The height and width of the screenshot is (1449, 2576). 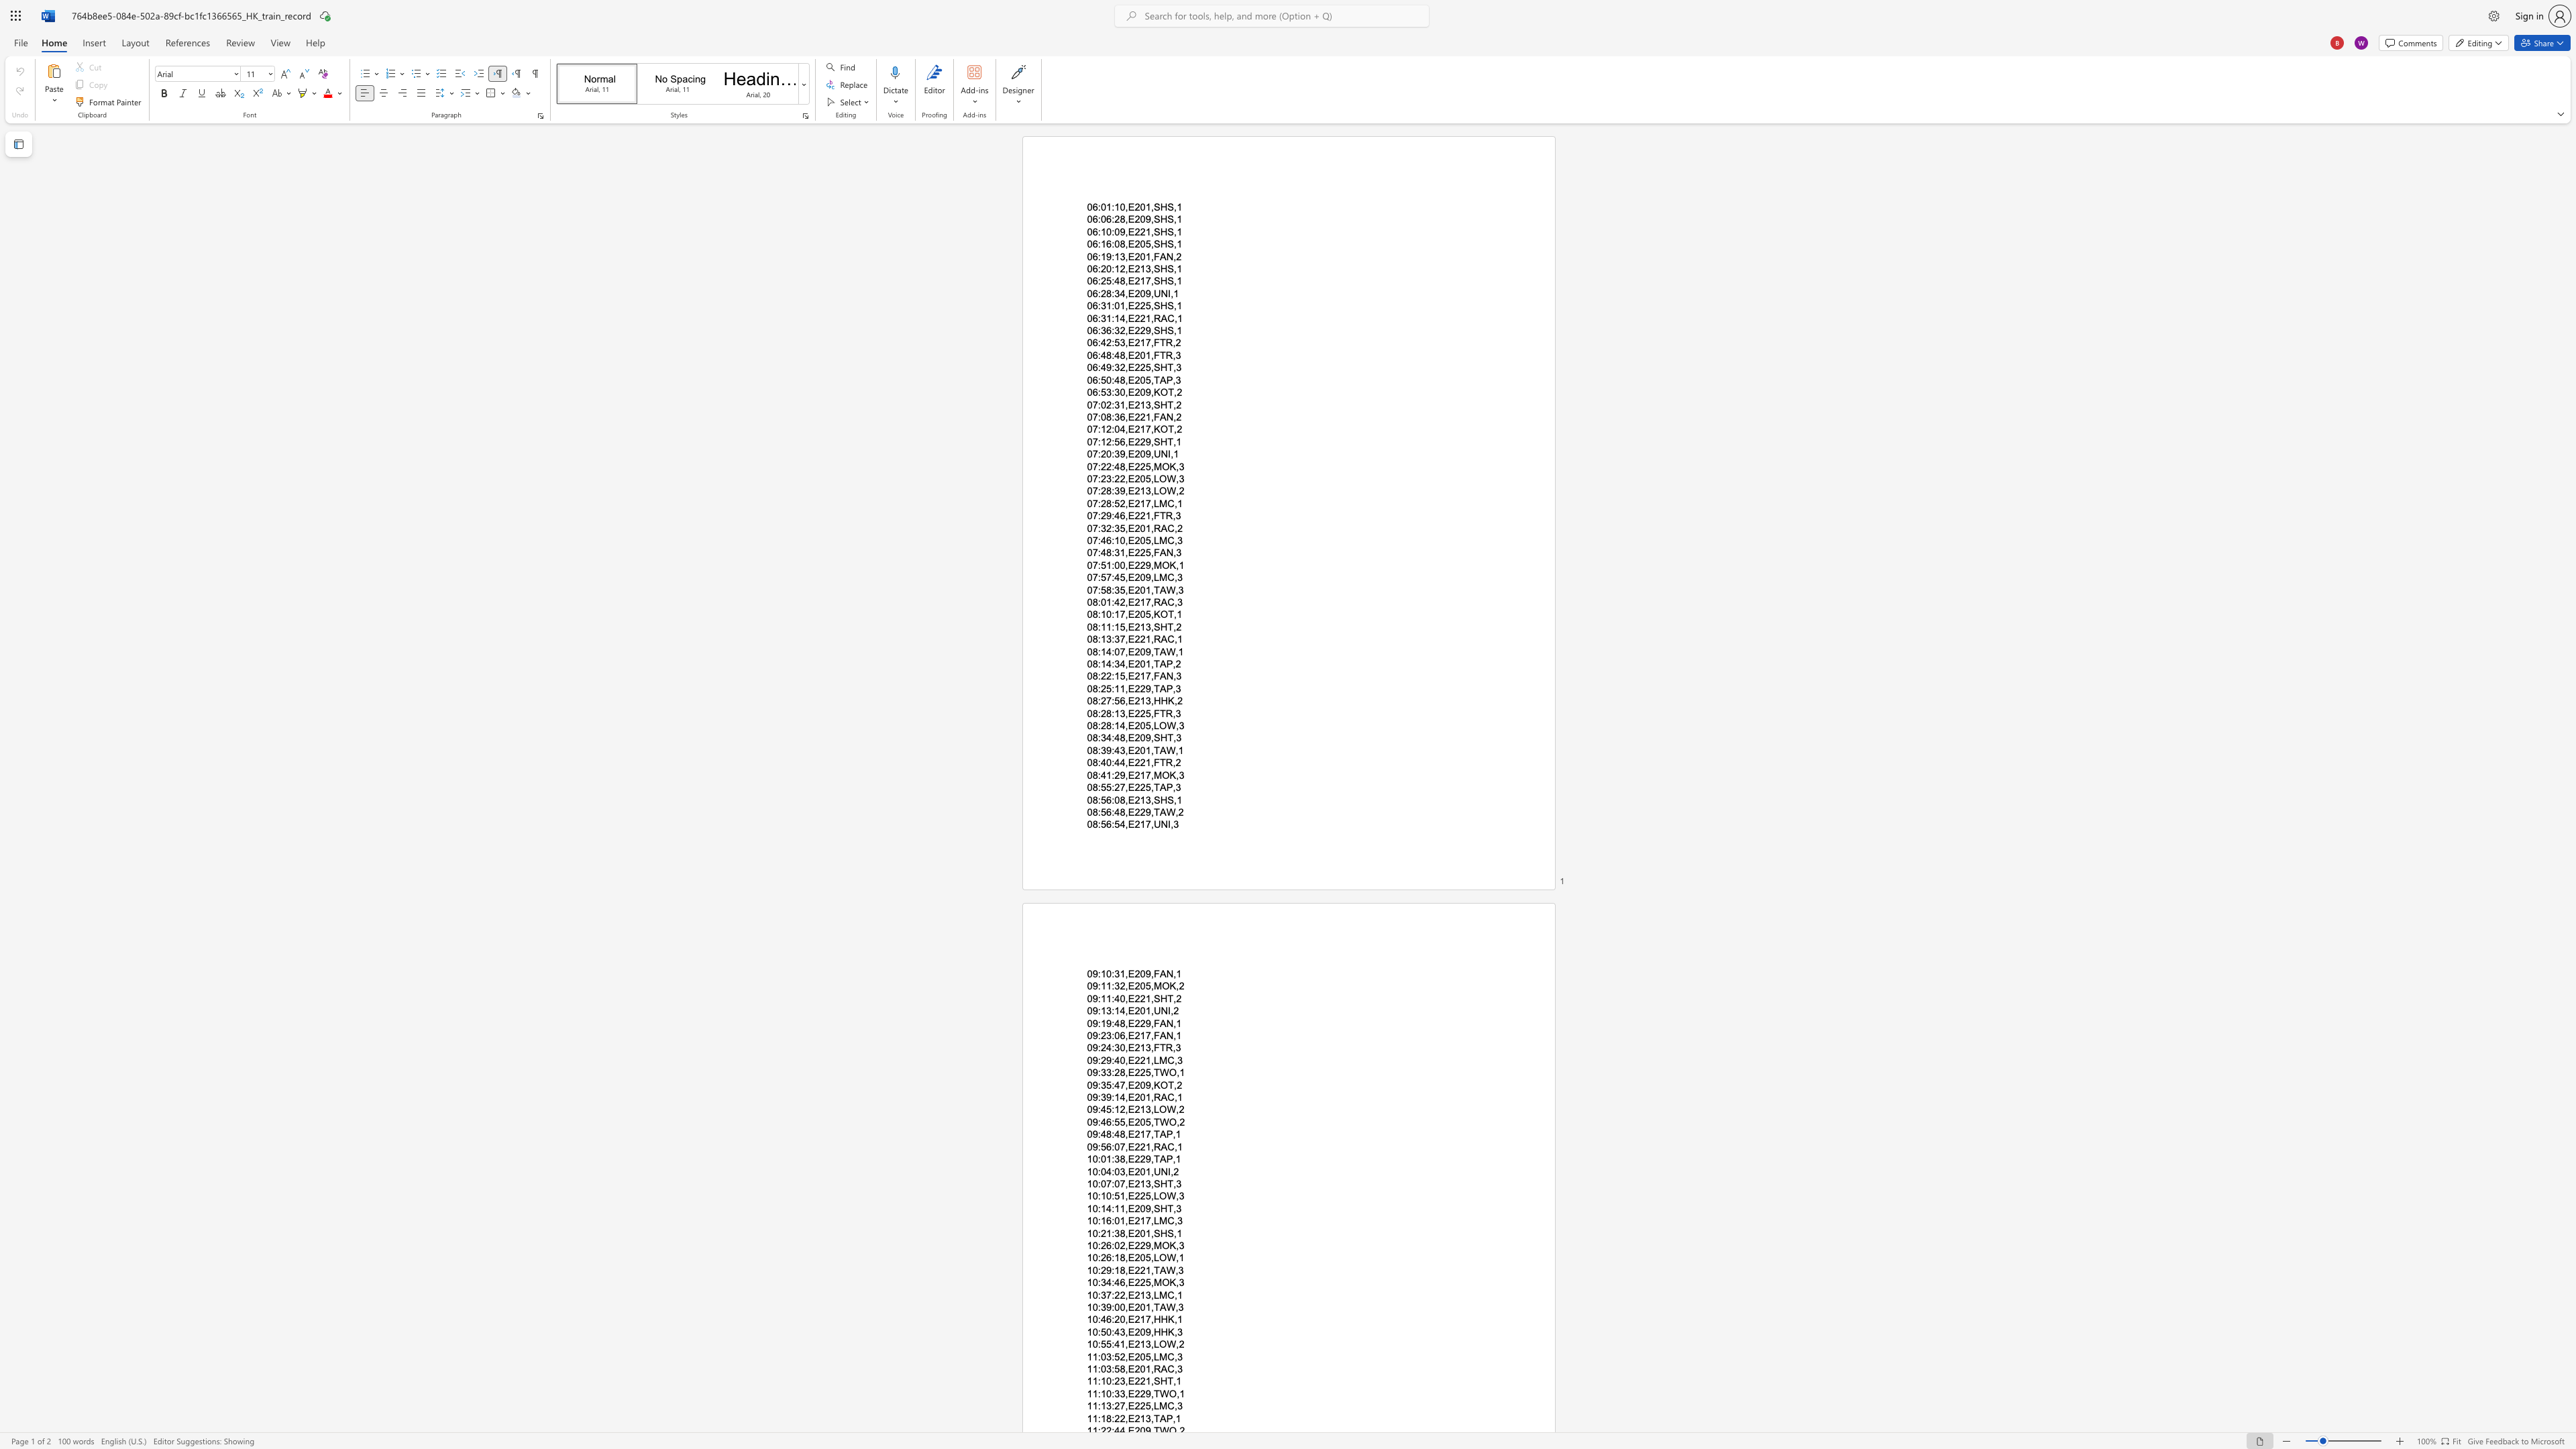 What do you see at coordinates (1153, 551) in the screenshot?
I see `the space between the continuous character "," and "F" in the text` at bounding box center [1153, 551].